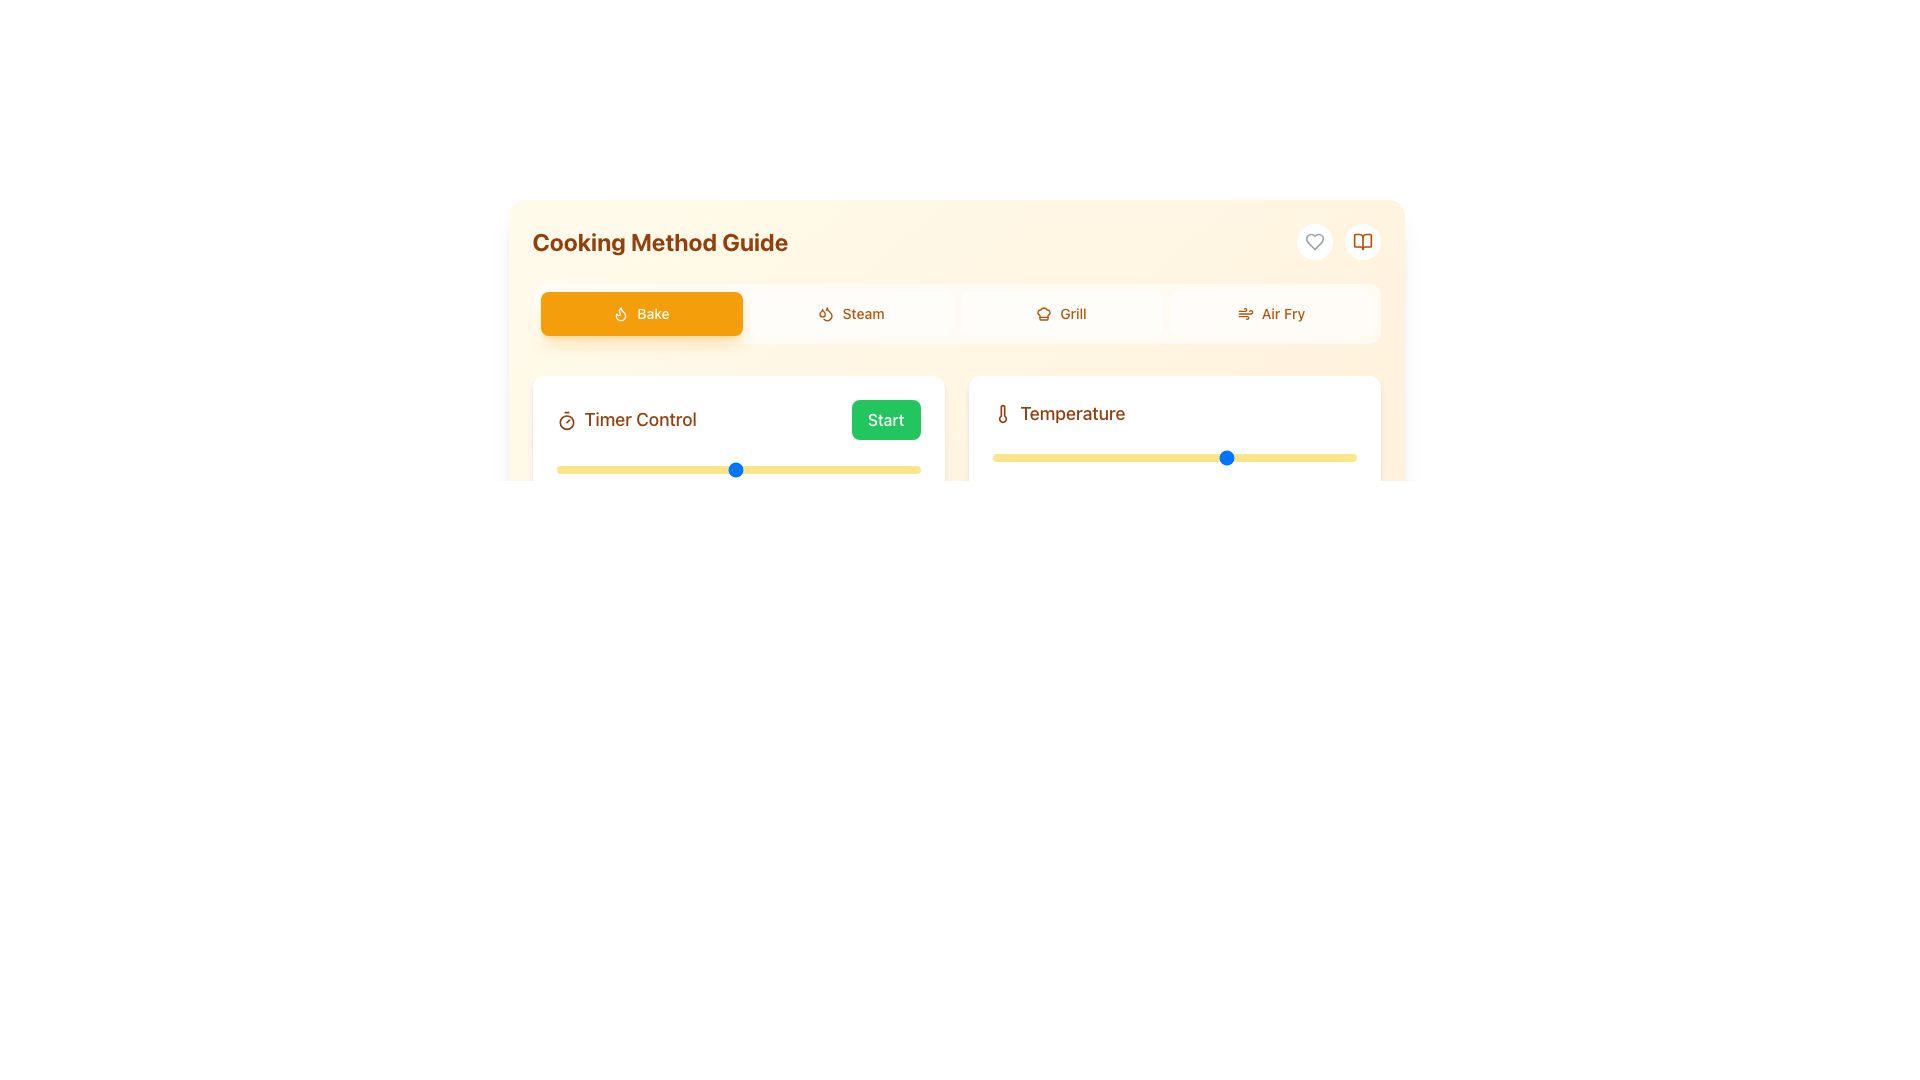 This screenshot has width=1920, height=1080. Describe the element at coordinates (1005, 458) in the screenshot. I see `the temperature slider` at that location.